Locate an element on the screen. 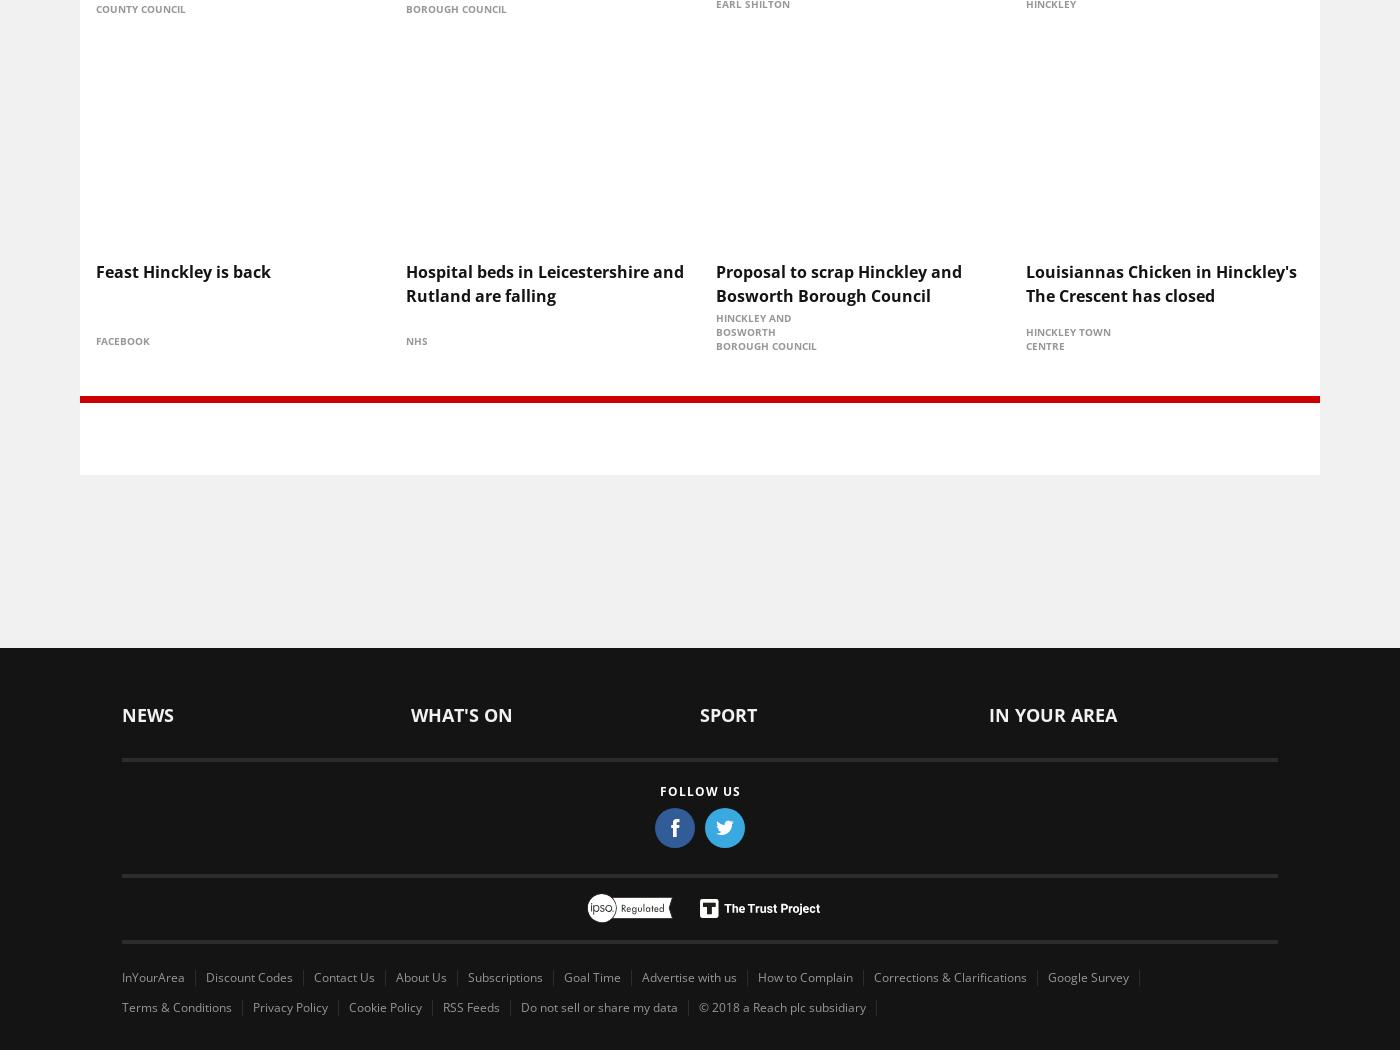  'Louisiannas Chicken in Hinckley's The Crescent has closed' is located at coordinates (1161, 281).